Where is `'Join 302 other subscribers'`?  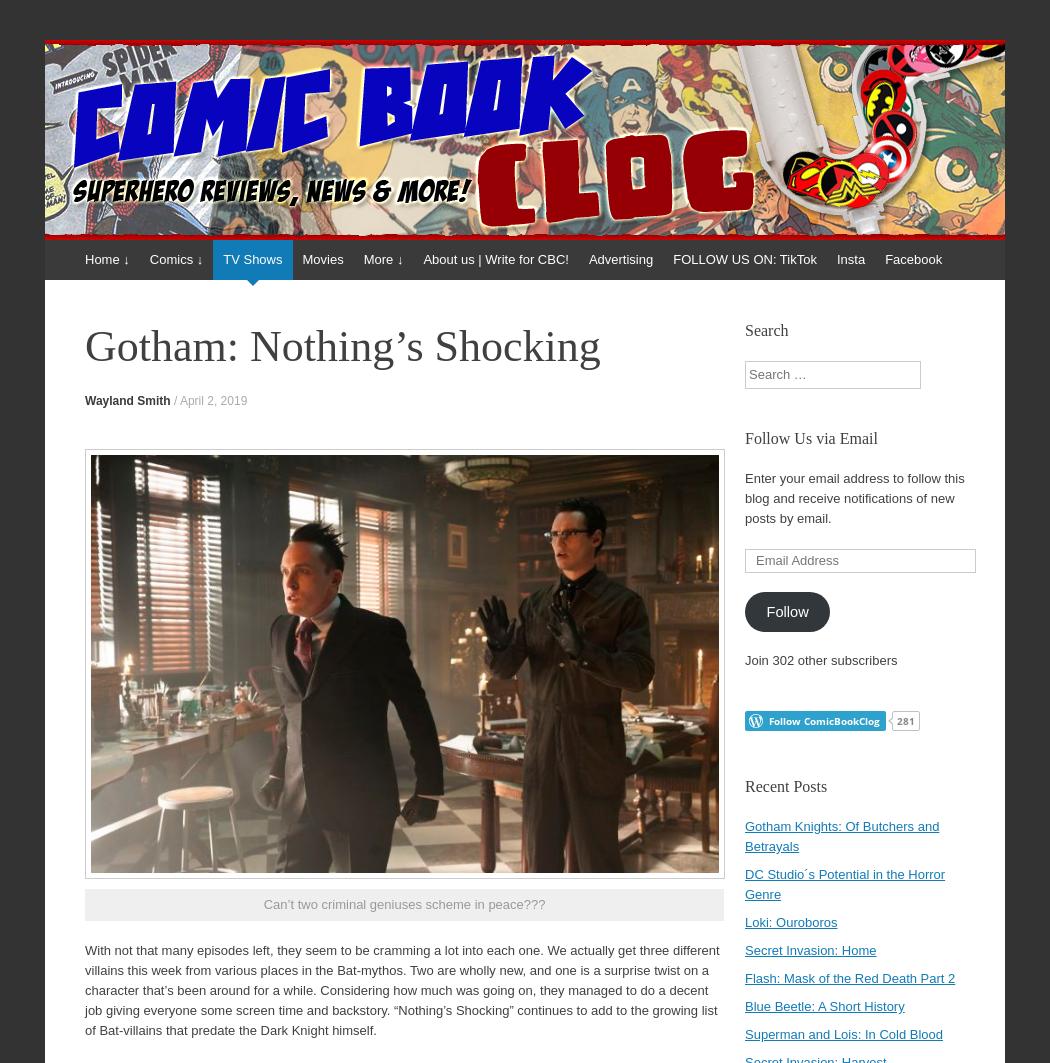
'Join 302 other subscribers' is located at coordinates (819, 659).